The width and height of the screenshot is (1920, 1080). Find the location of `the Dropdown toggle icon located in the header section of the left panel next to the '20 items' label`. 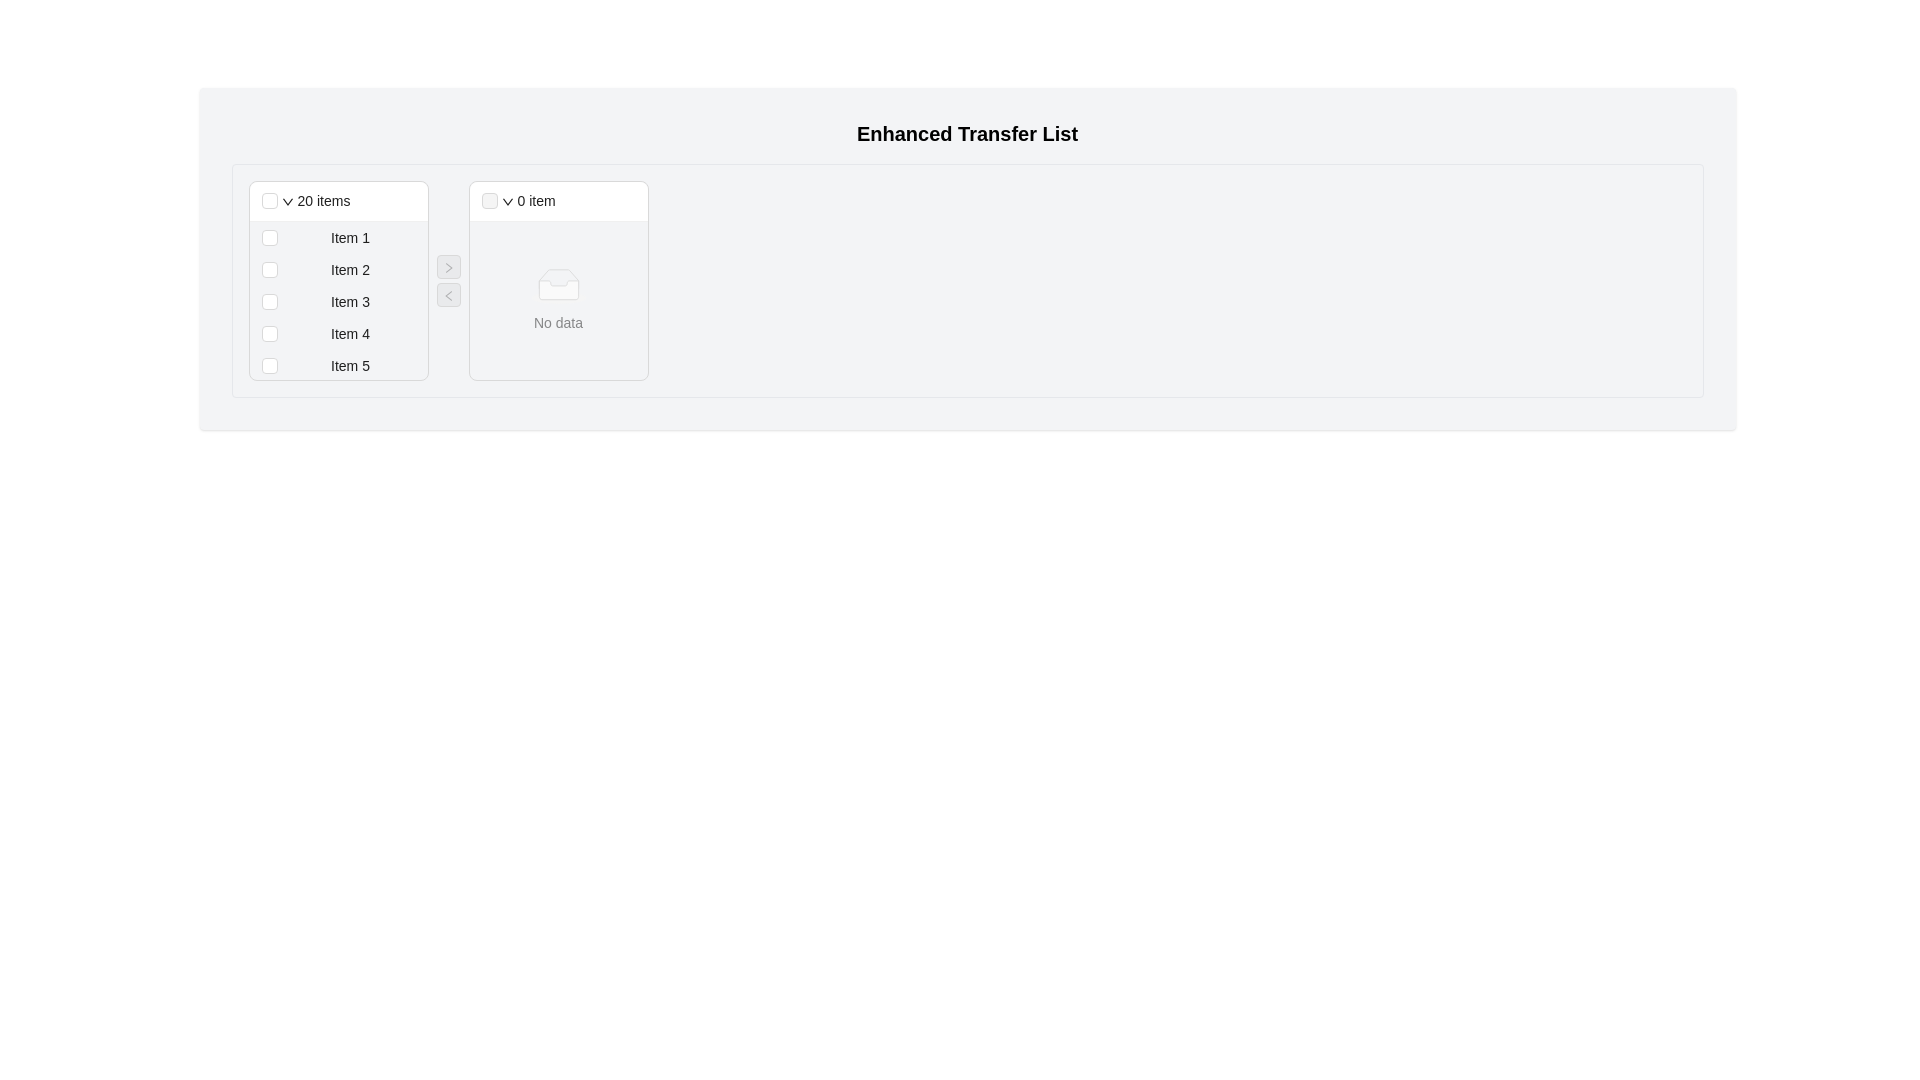

the Dropdown toggle icon located in the header section of the left panel next to the '20 items' label is located at coordinates (286, 202).